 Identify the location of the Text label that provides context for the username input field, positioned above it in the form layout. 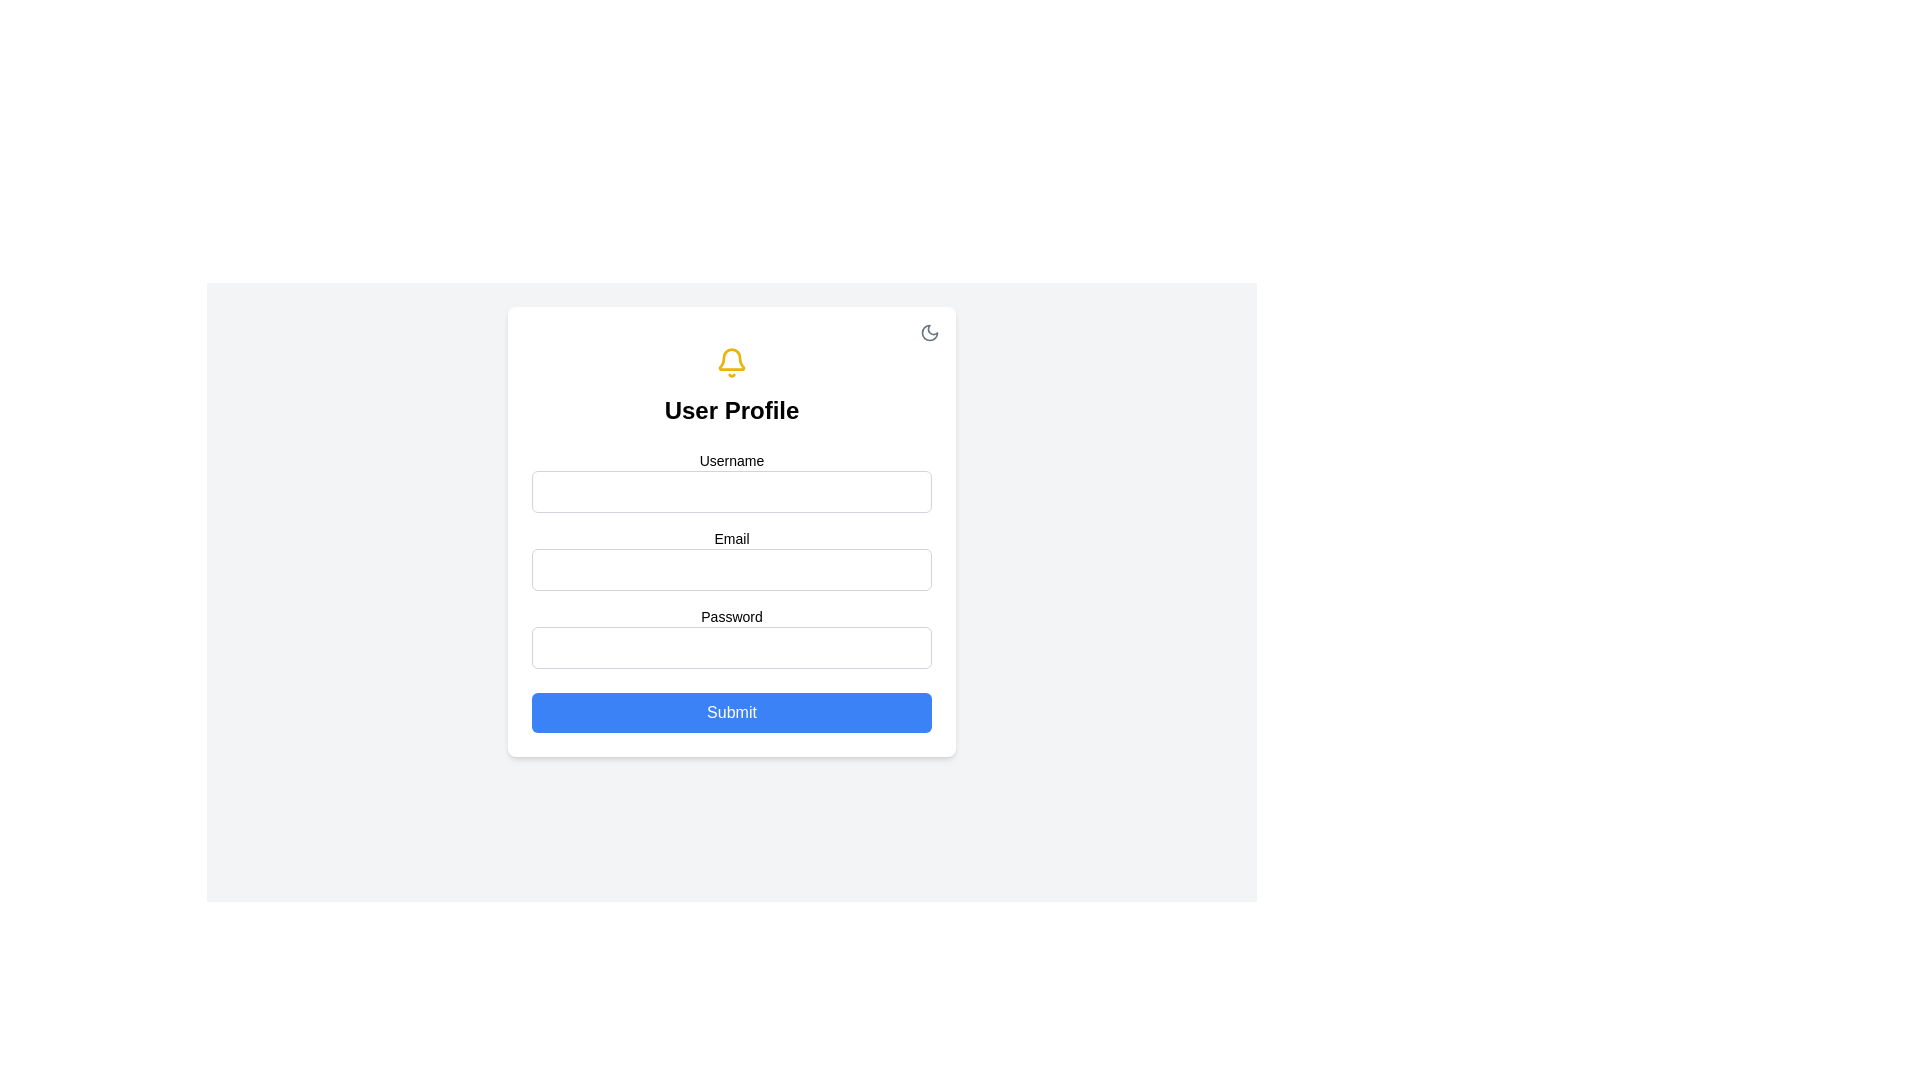
(730, 461).